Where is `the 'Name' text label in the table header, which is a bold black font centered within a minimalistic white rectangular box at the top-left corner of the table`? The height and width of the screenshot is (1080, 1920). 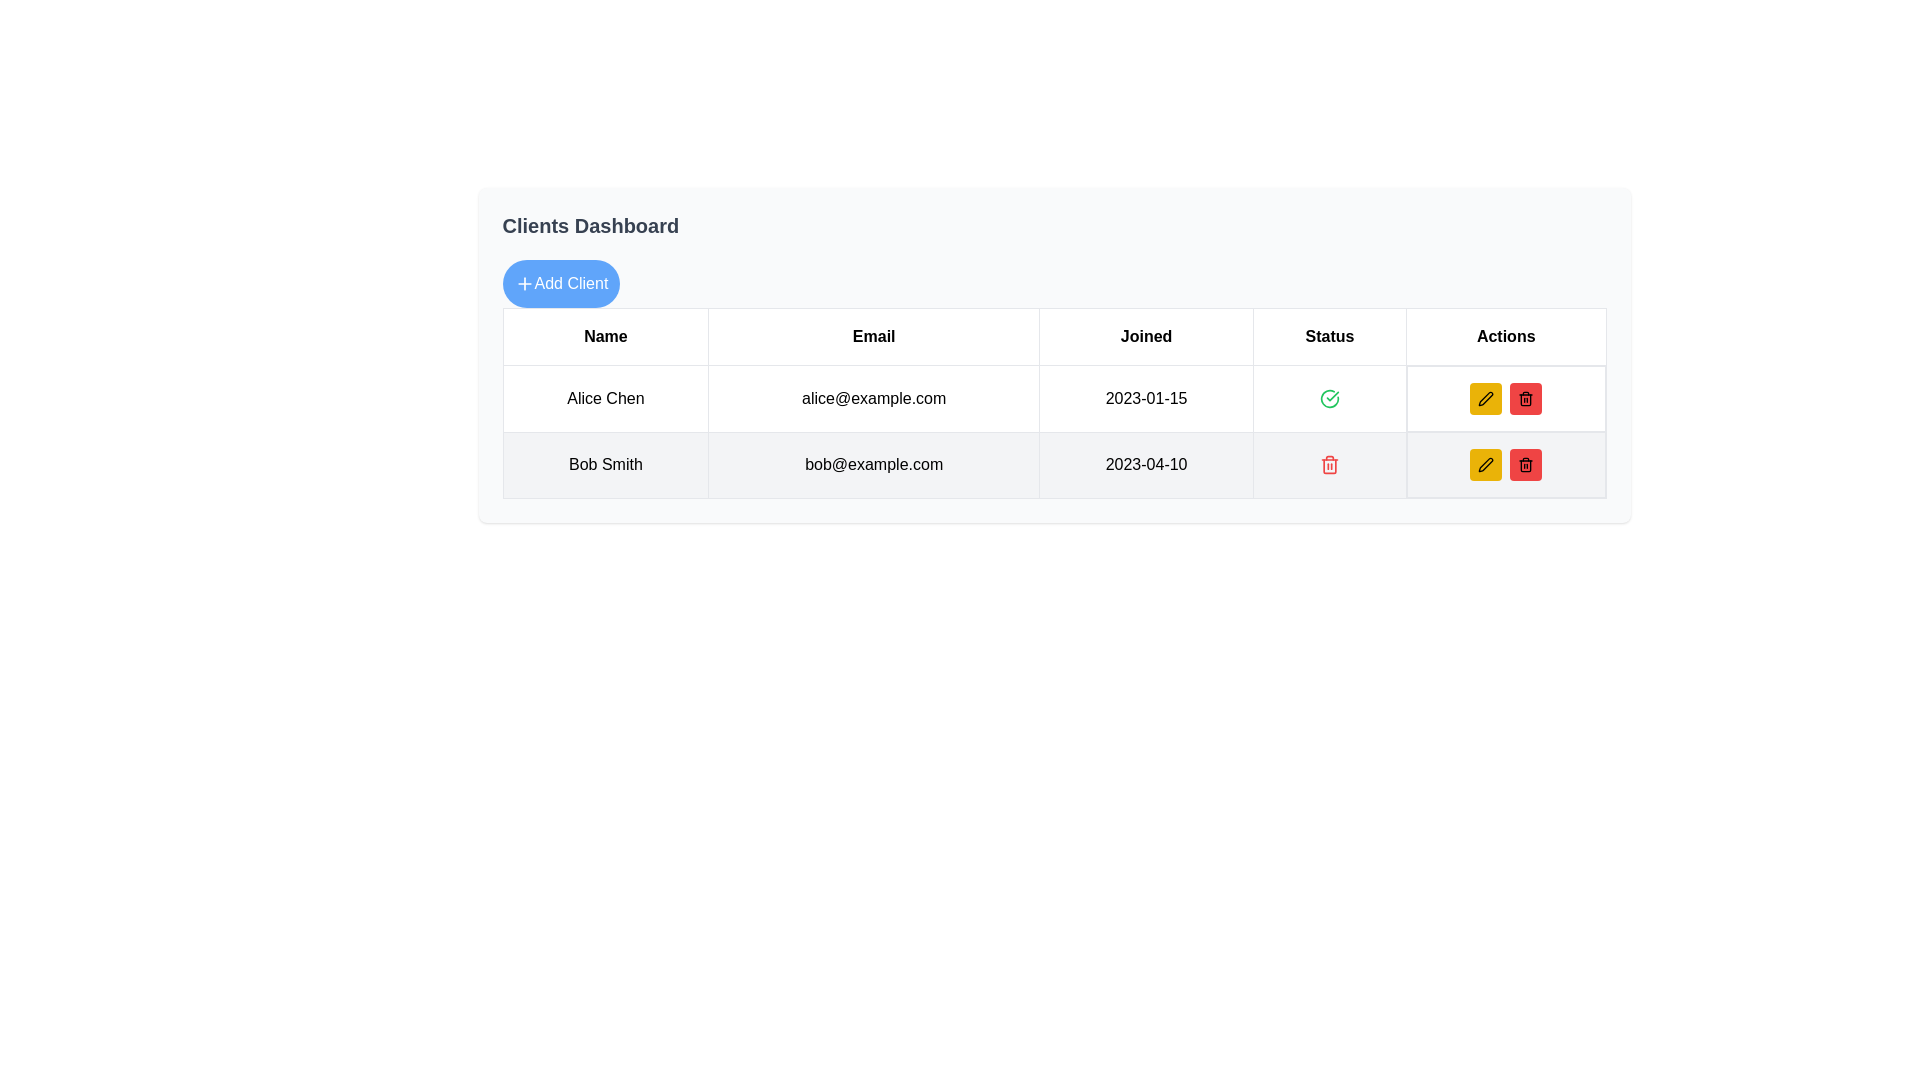
the 'Name' text label in the table header, which is a bold black font centered within a minimalistic white rectangular box at the top-left corner of the table is located at coordinates (604, 335).